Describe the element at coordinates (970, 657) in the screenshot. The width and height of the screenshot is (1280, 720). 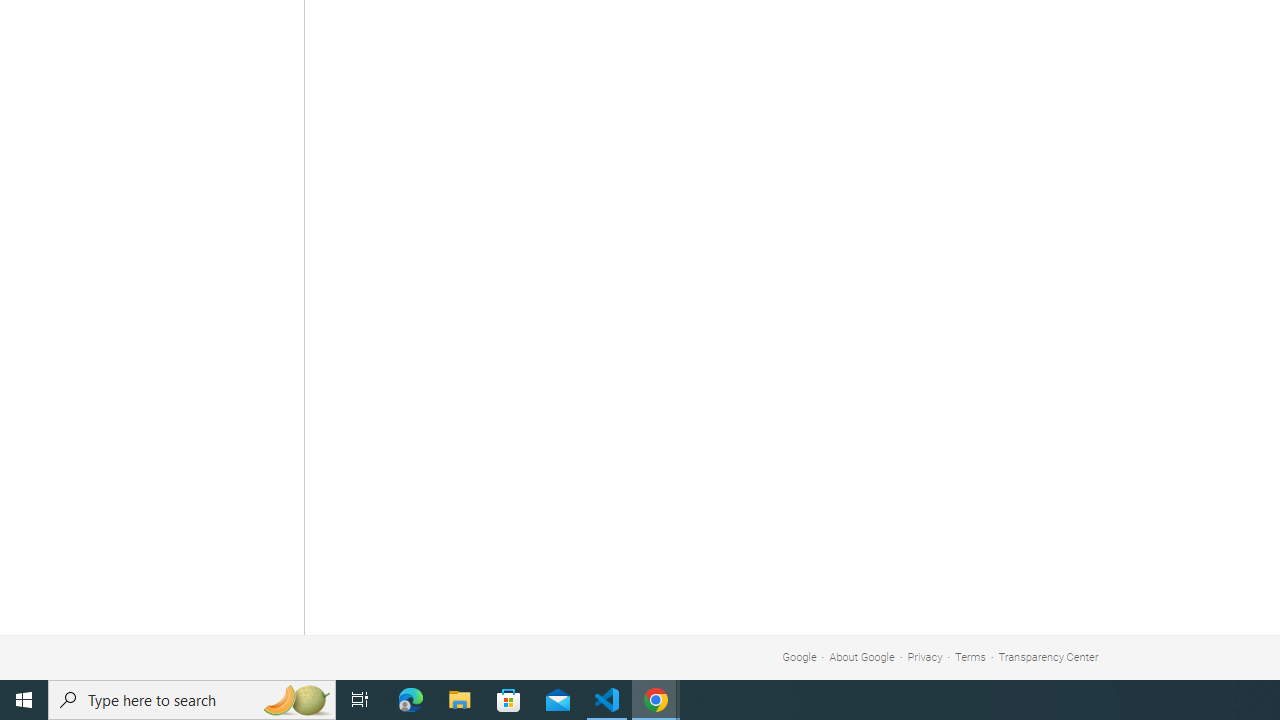
I see `'Terms'` at that location.